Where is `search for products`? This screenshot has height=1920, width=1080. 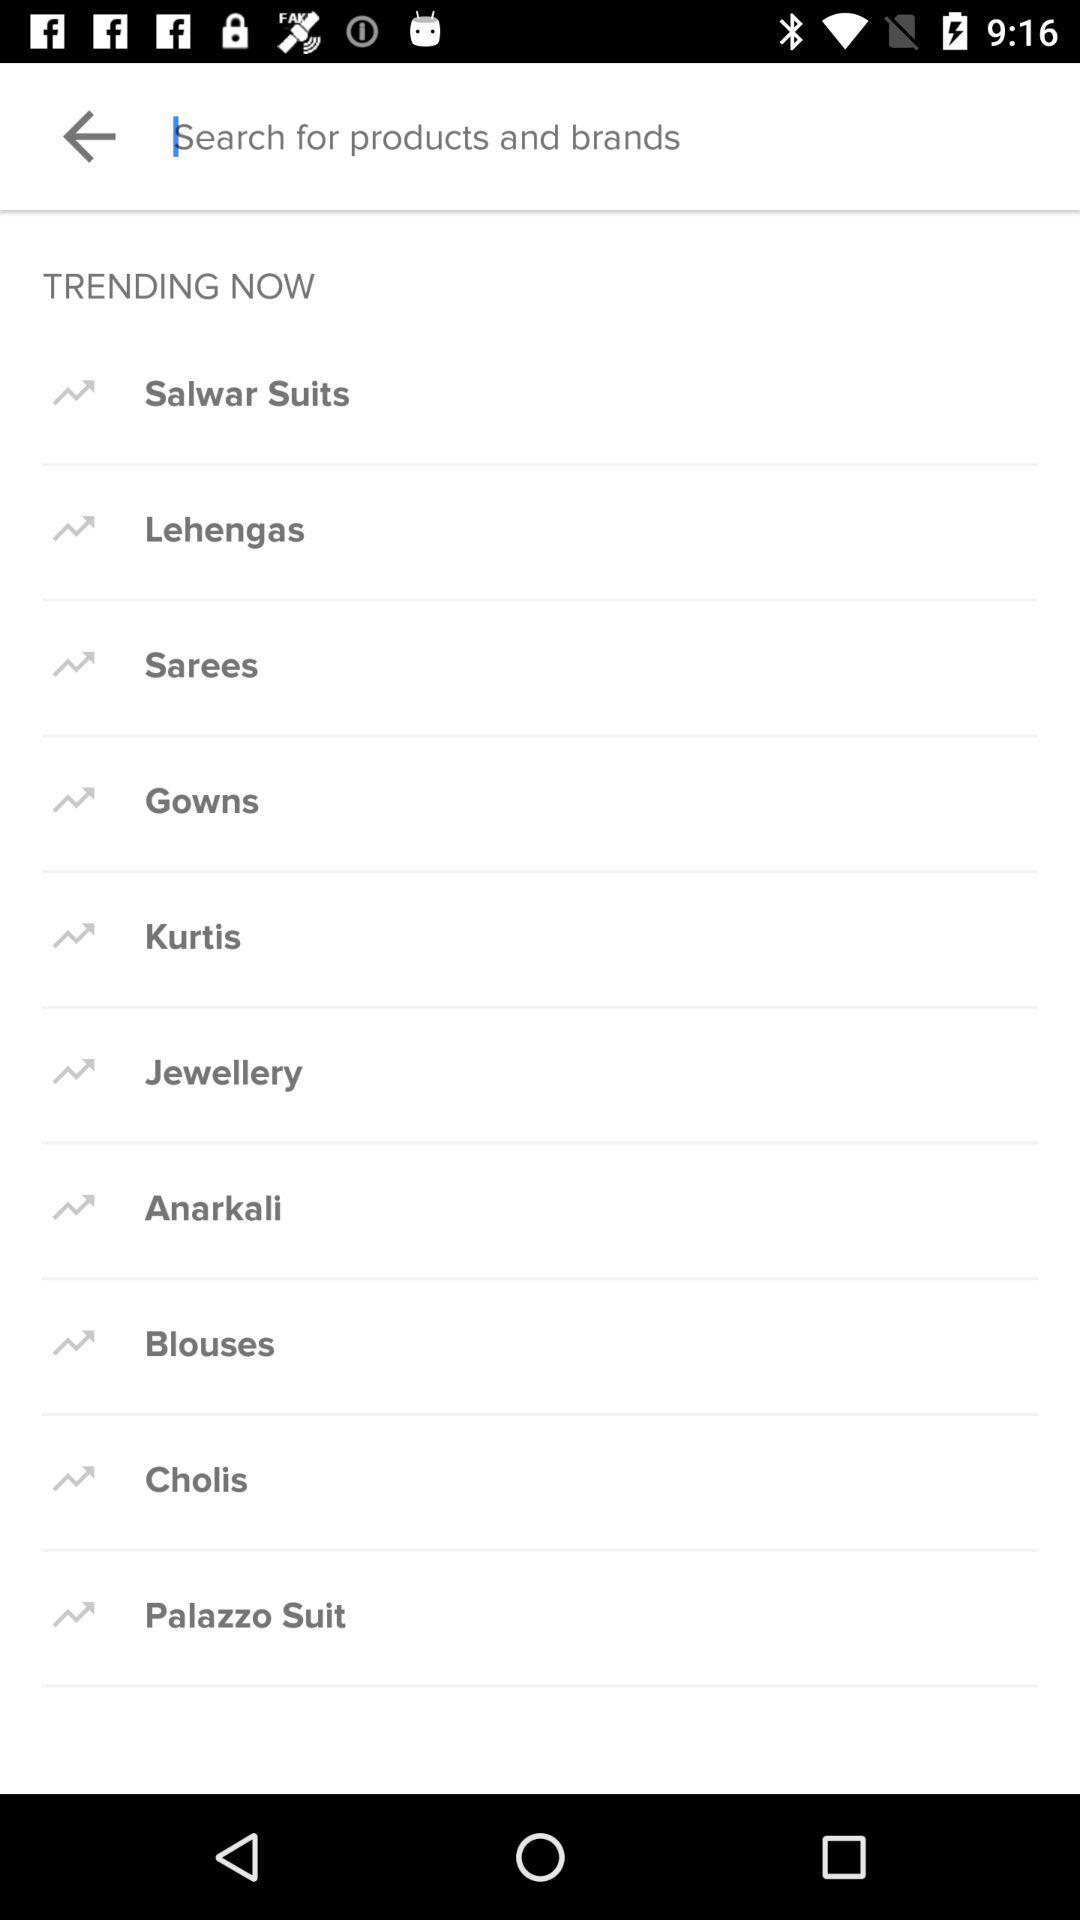
search for products is located at coordinates (625, 135).